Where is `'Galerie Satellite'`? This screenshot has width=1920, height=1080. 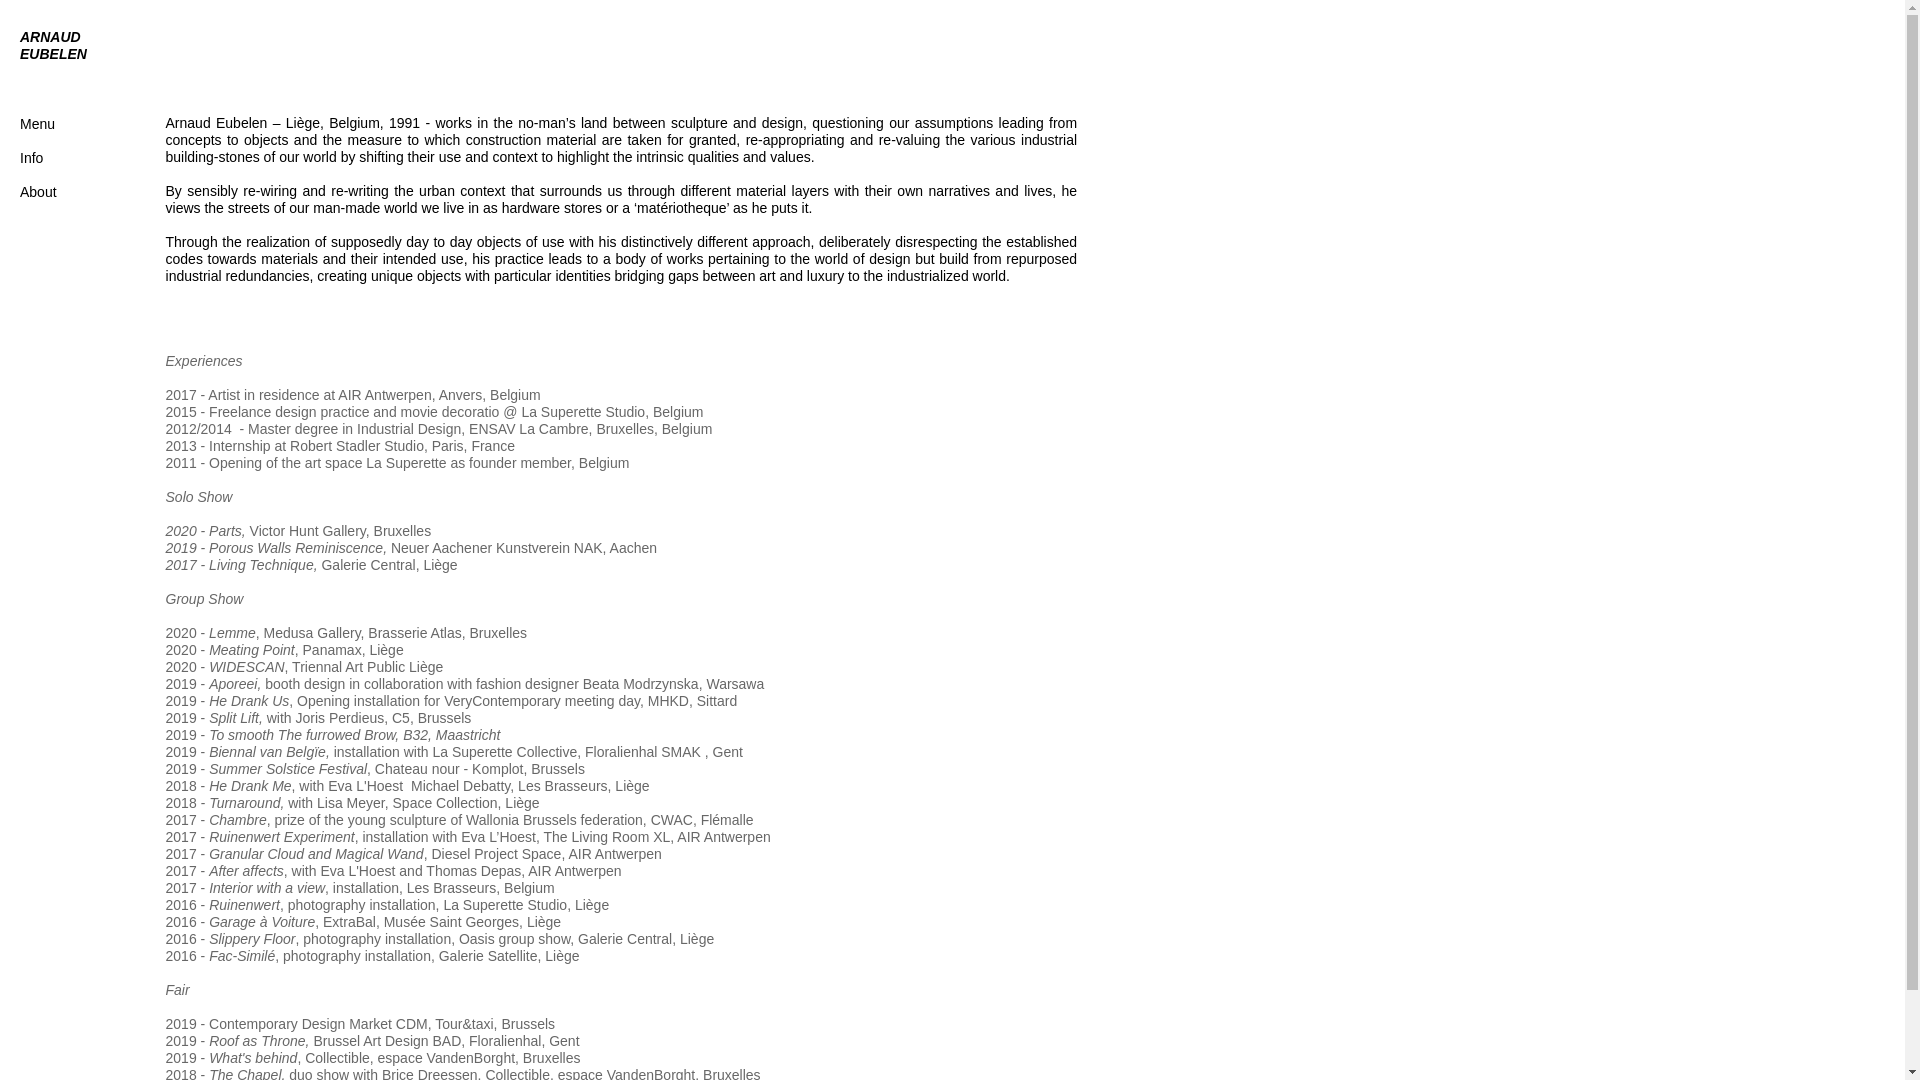 'Galerie Satellite' is located at coordinates (488, 955).